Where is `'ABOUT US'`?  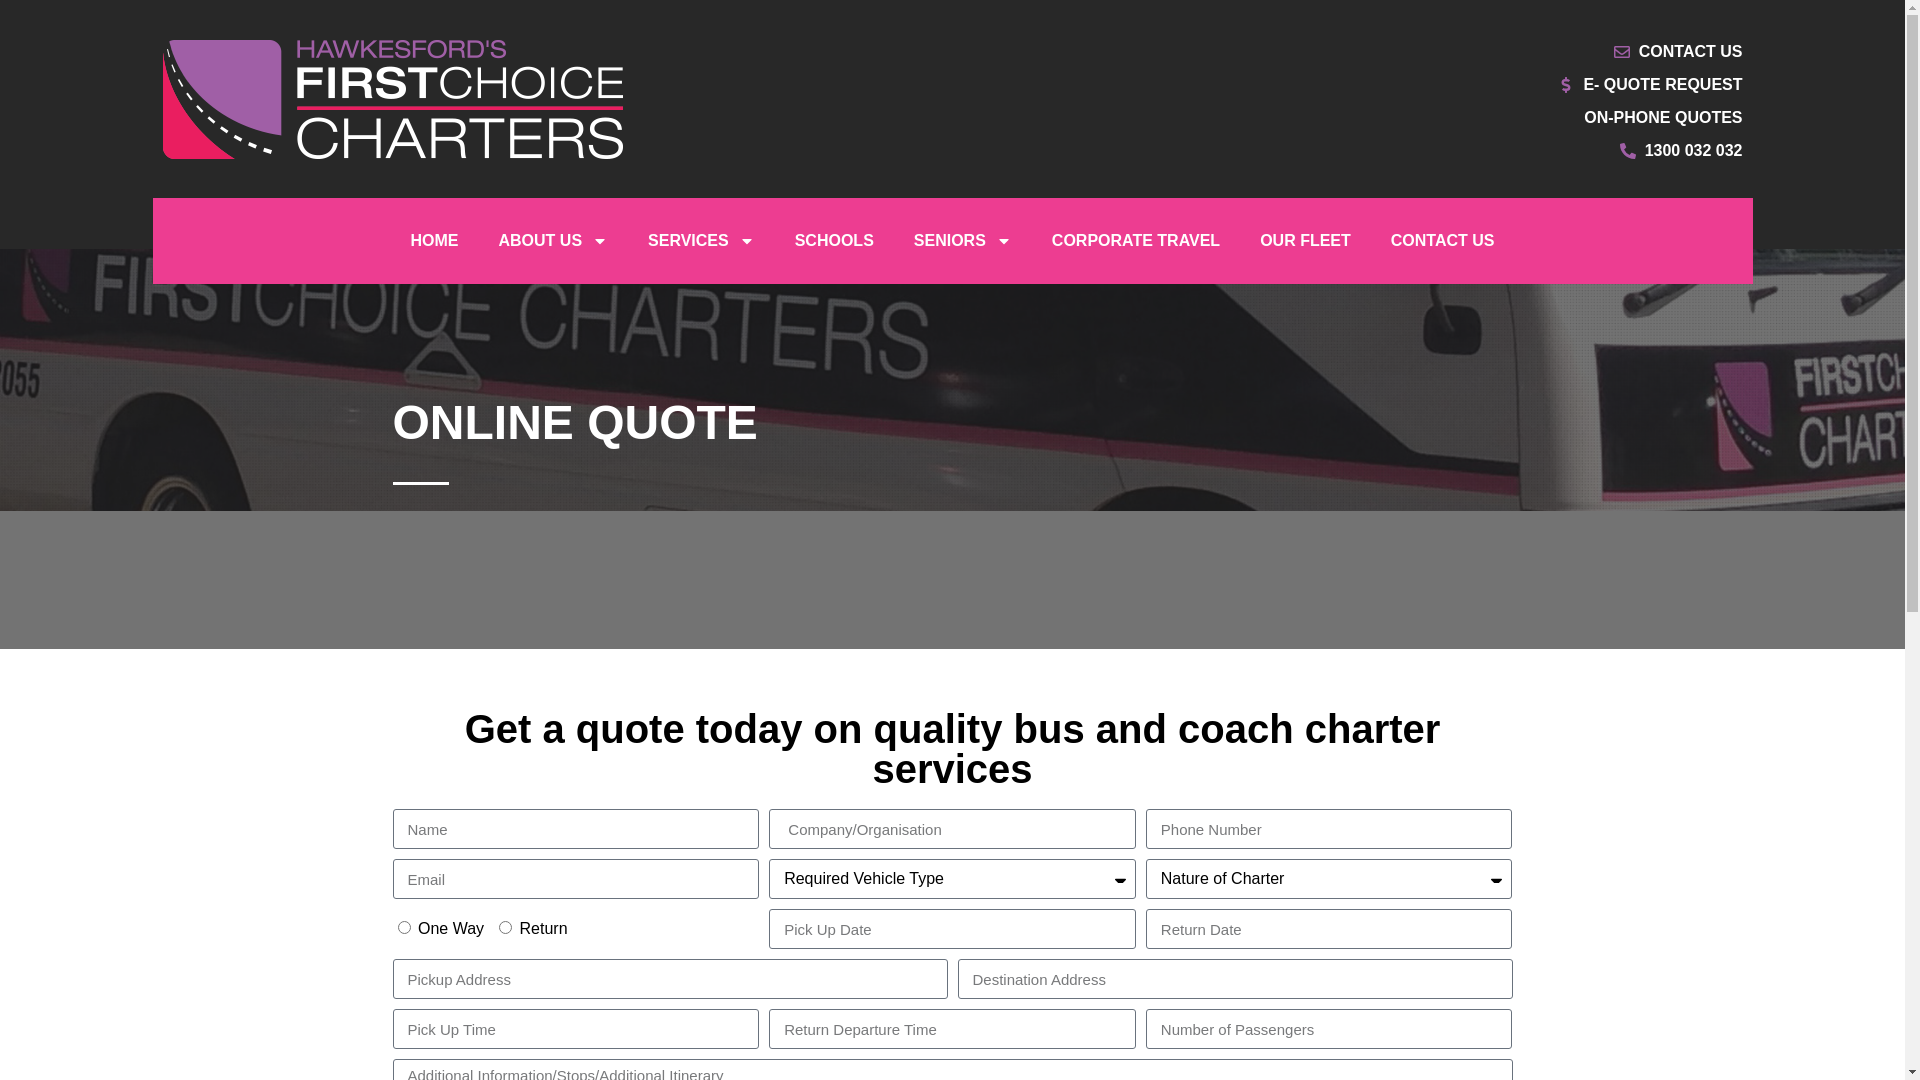
'ABOUT US' is located at coordinates (552, 239).